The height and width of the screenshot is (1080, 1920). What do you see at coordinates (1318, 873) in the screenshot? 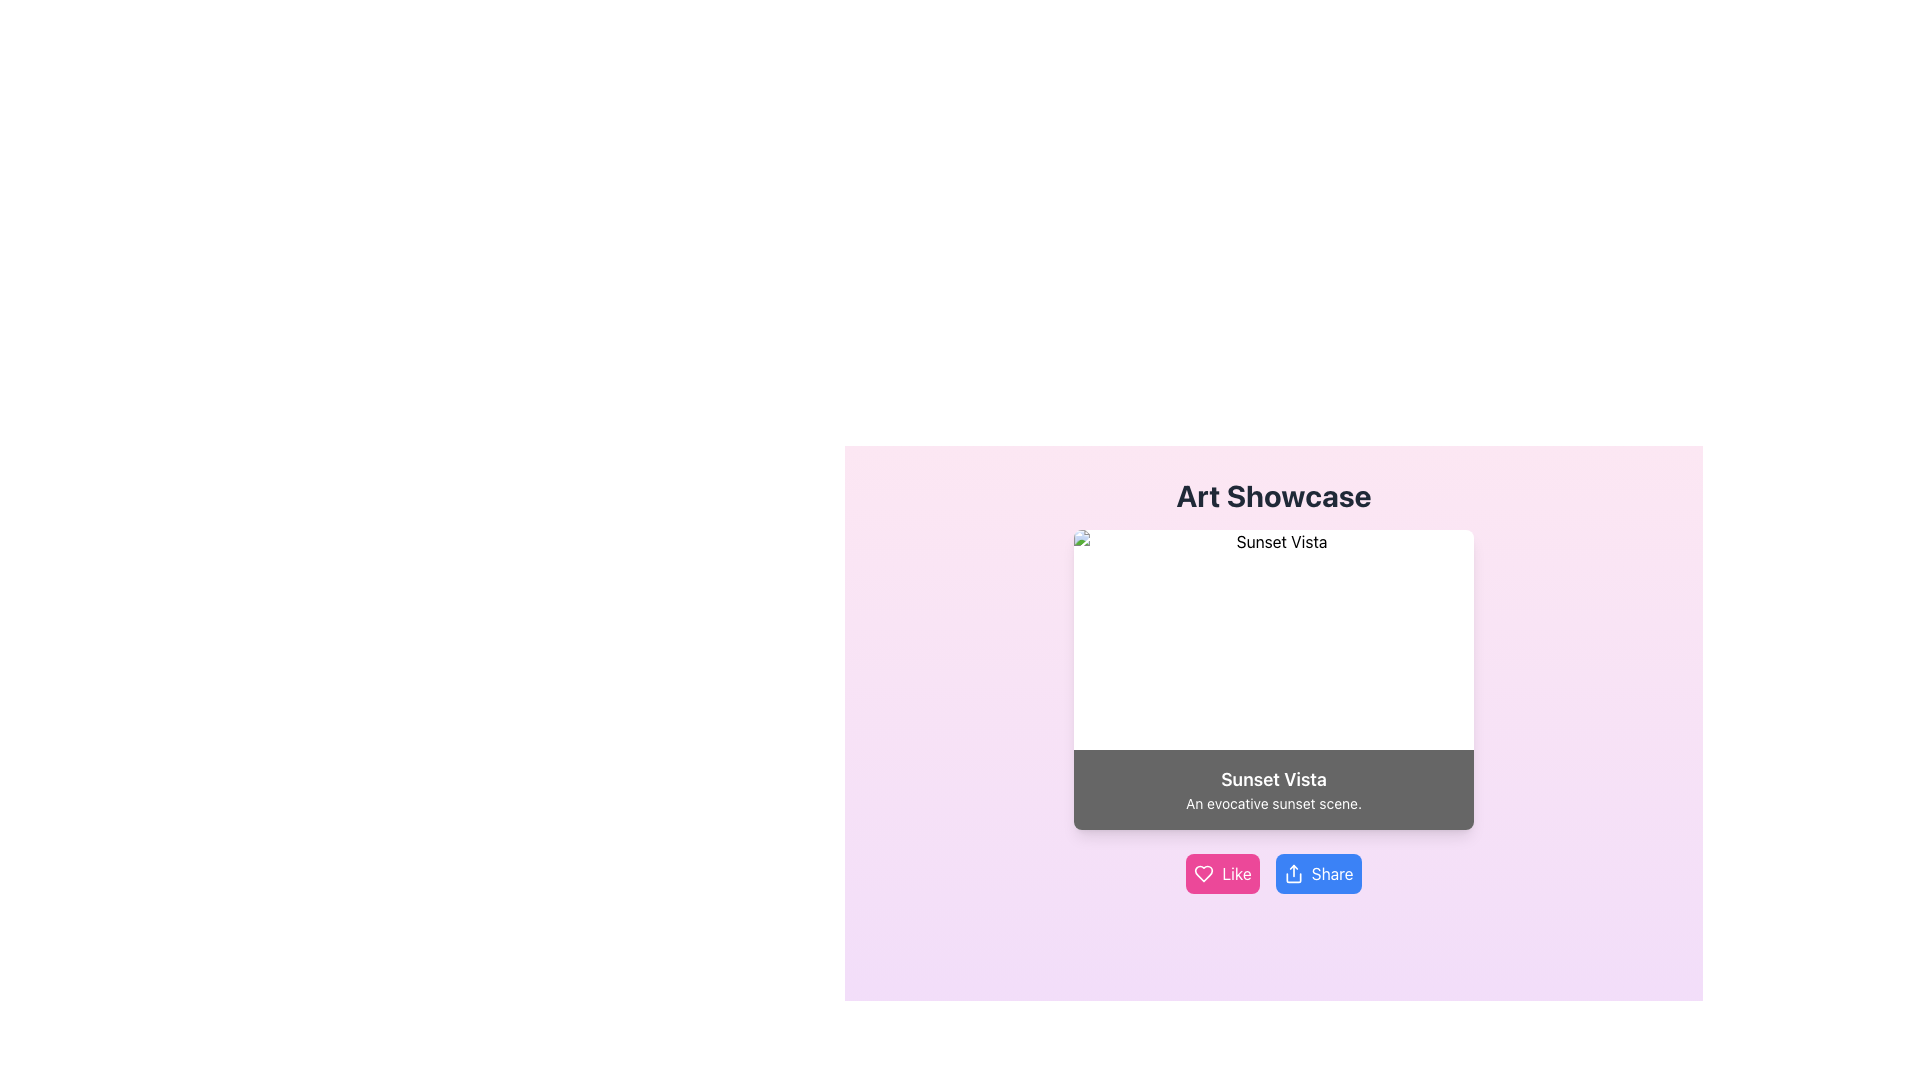
I see `the share button located at the bottom right of the 'Sunset Vista' card, which is the second button to the right of the 'Like' button, to initiate sharing` at bounding box center [1318, 873].